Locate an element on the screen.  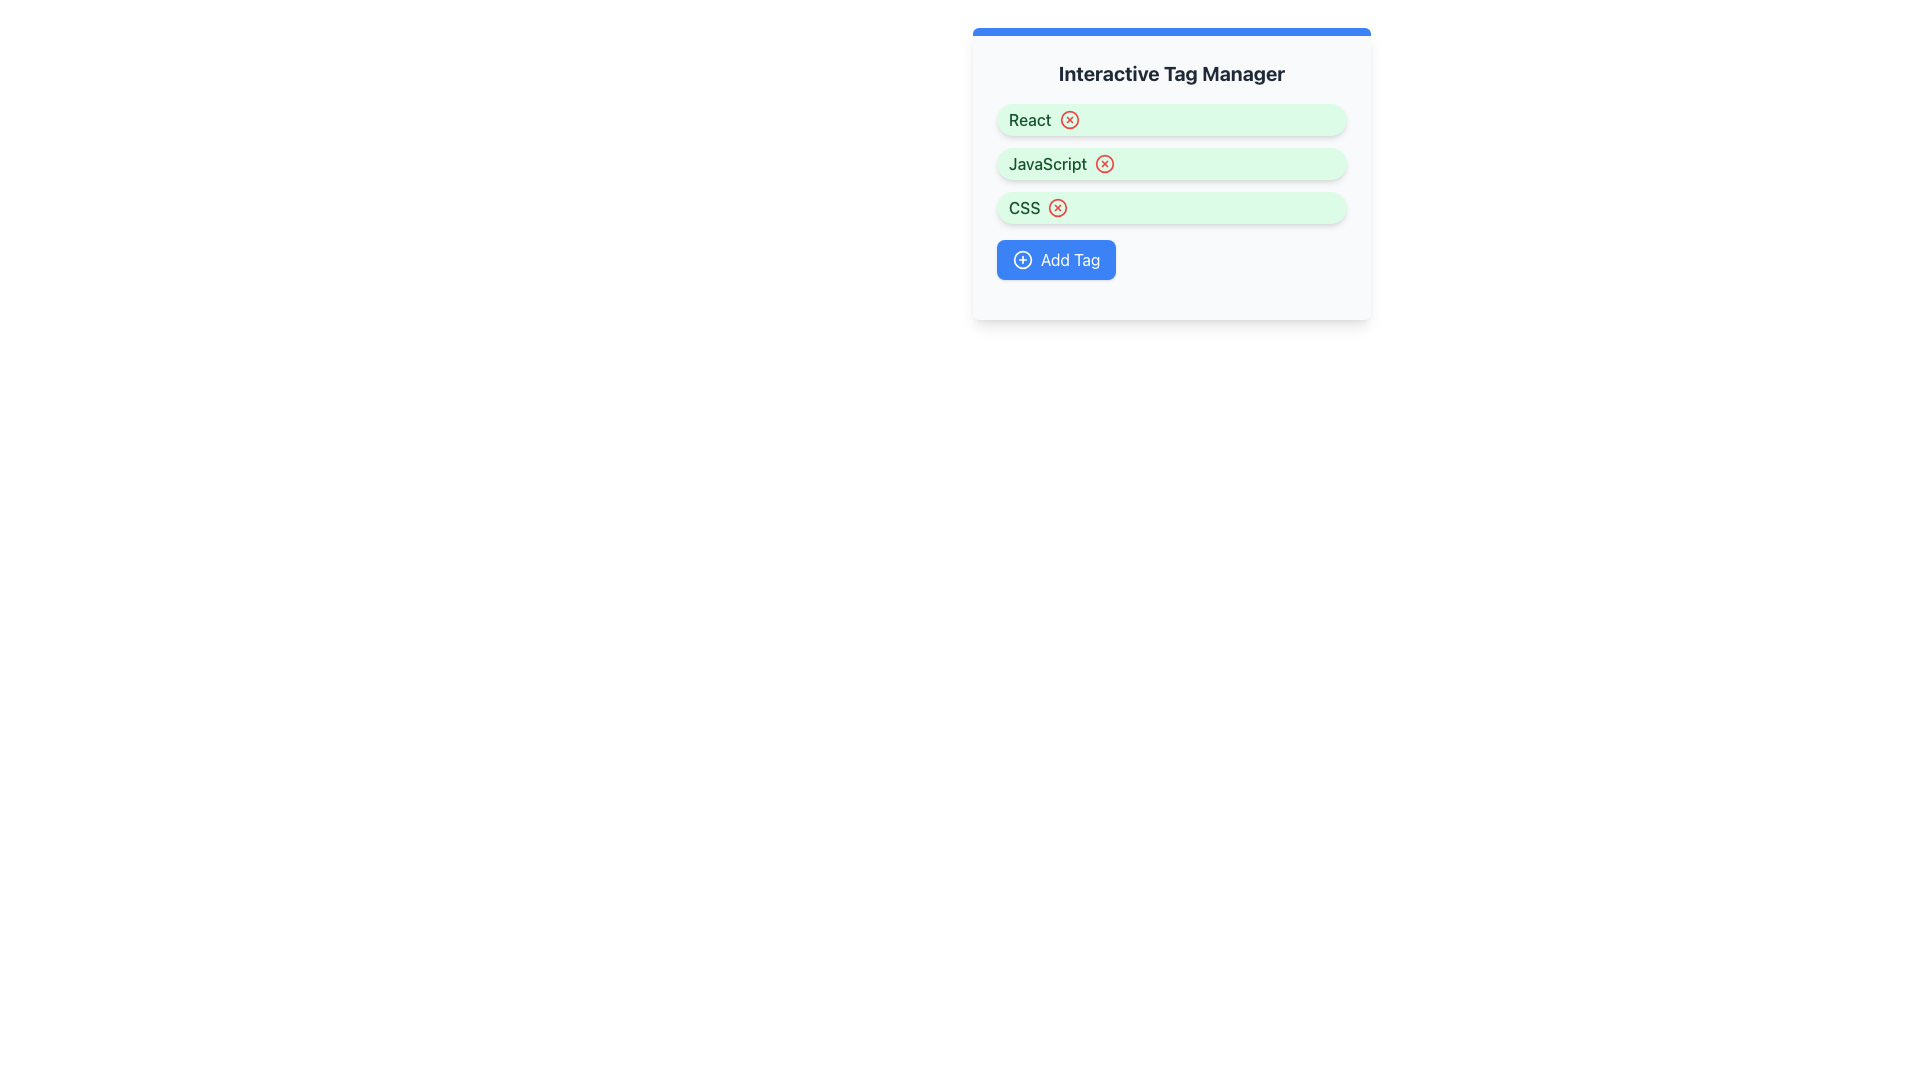
the red circular button with a cross symbol inside, located to the right of the label 'React', to change its color is located at coordinates (1068, 119).